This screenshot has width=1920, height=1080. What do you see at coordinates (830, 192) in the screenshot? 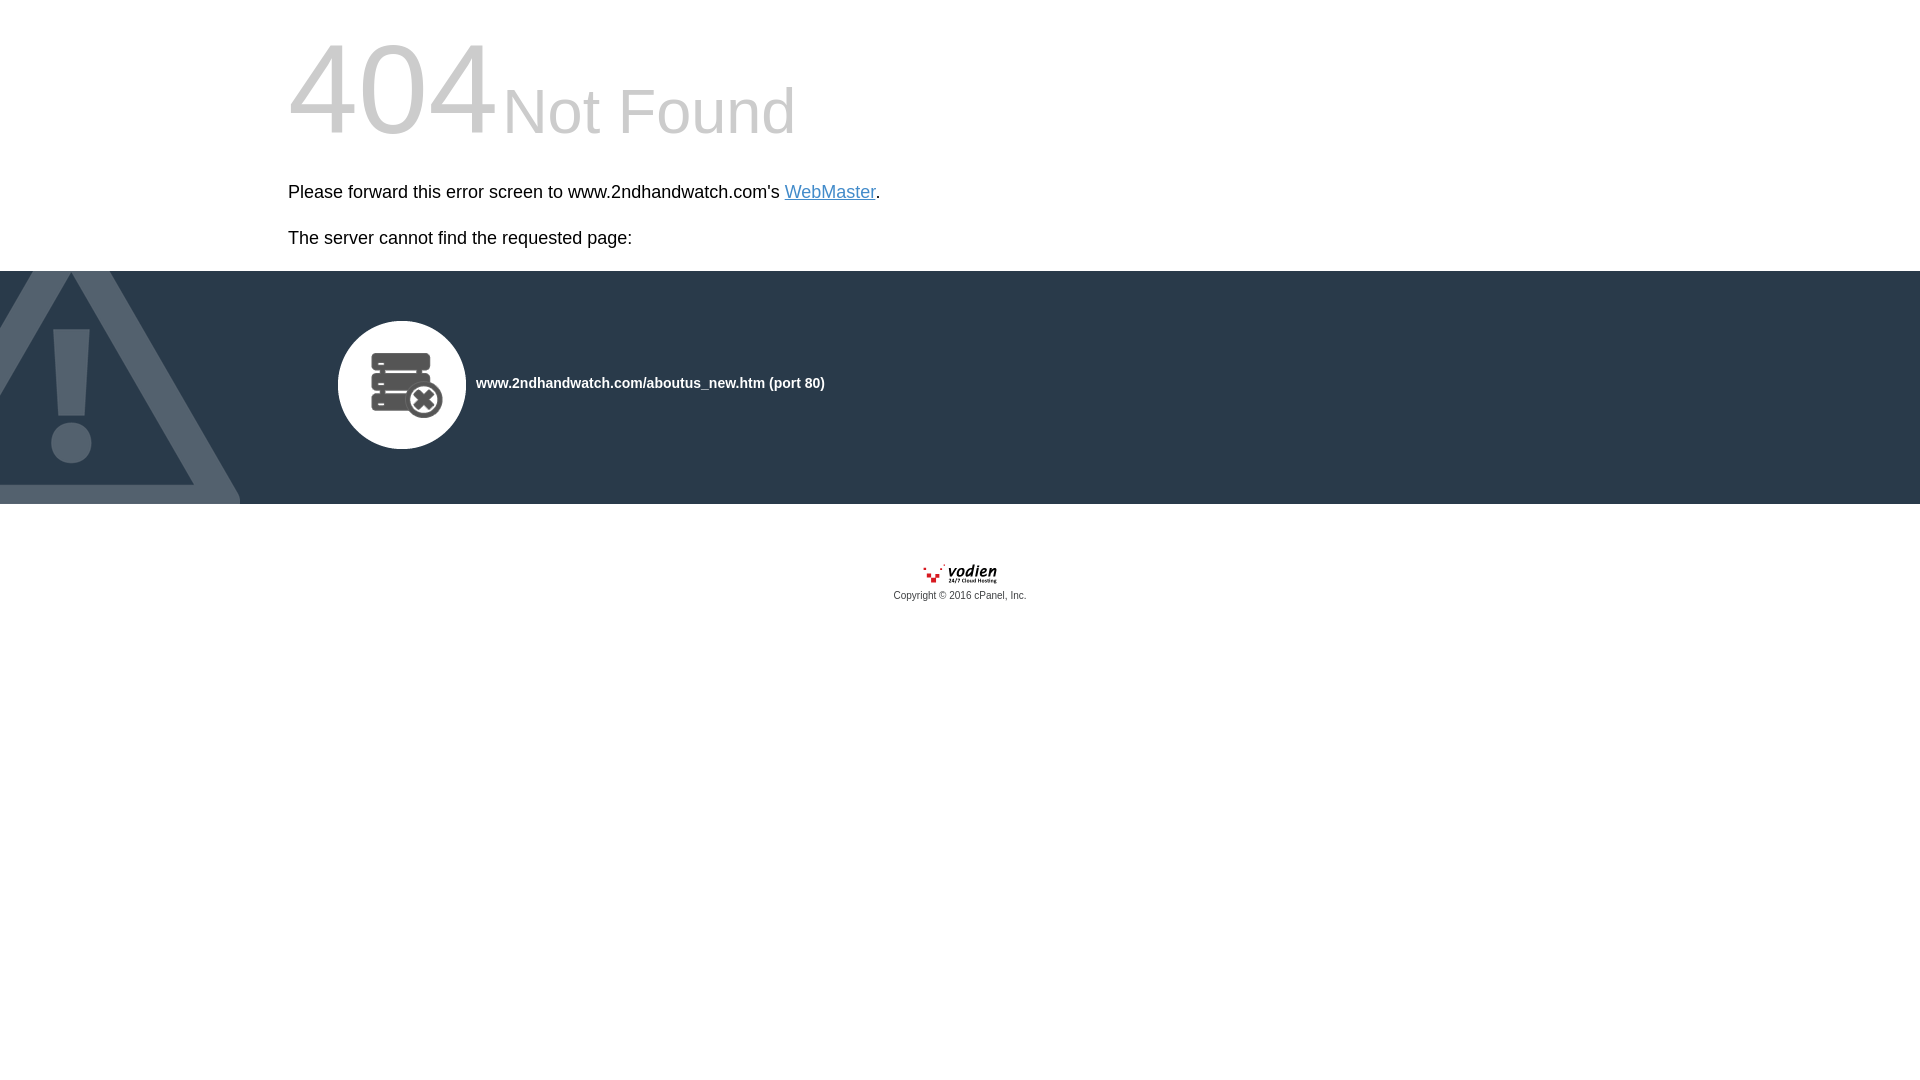
I see `'WebMaster'` at bounding box center [830, 192].